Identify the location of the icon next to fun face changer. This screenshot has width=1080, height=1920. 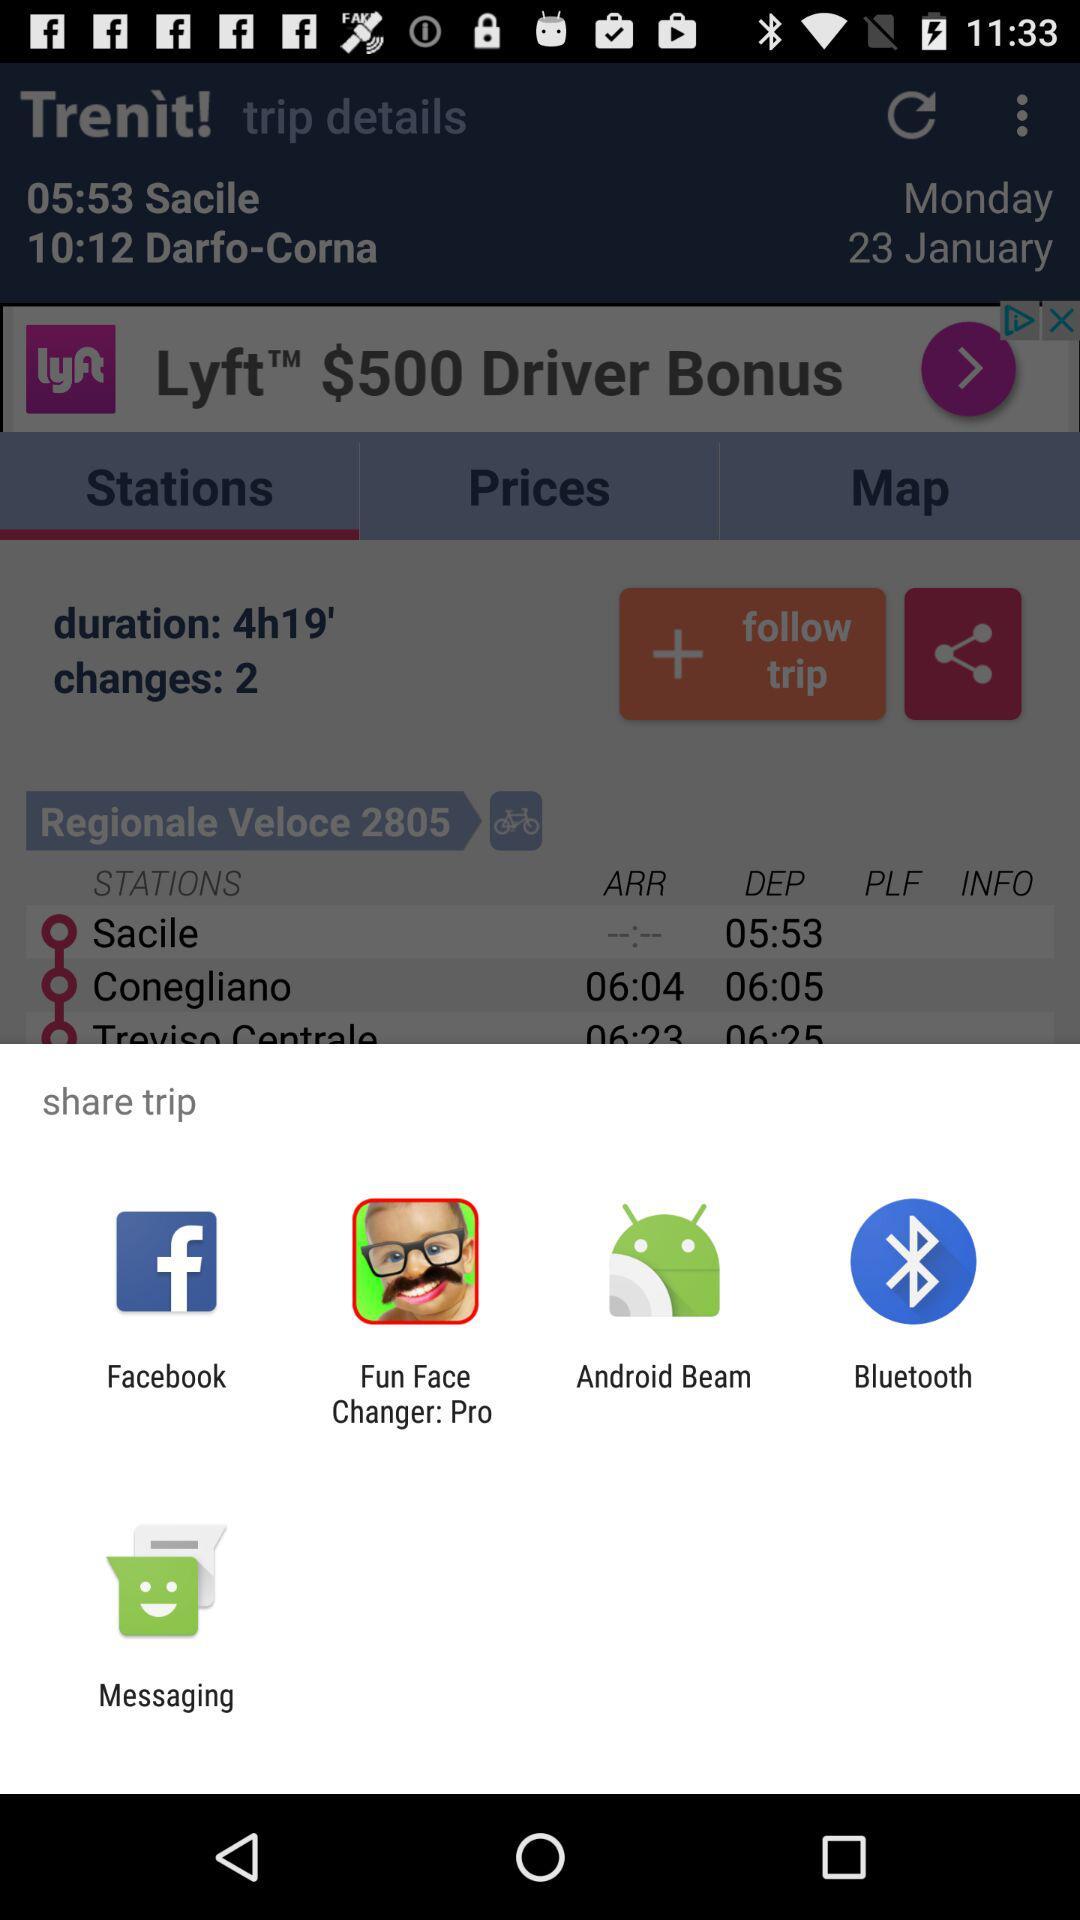
(165, 1392).